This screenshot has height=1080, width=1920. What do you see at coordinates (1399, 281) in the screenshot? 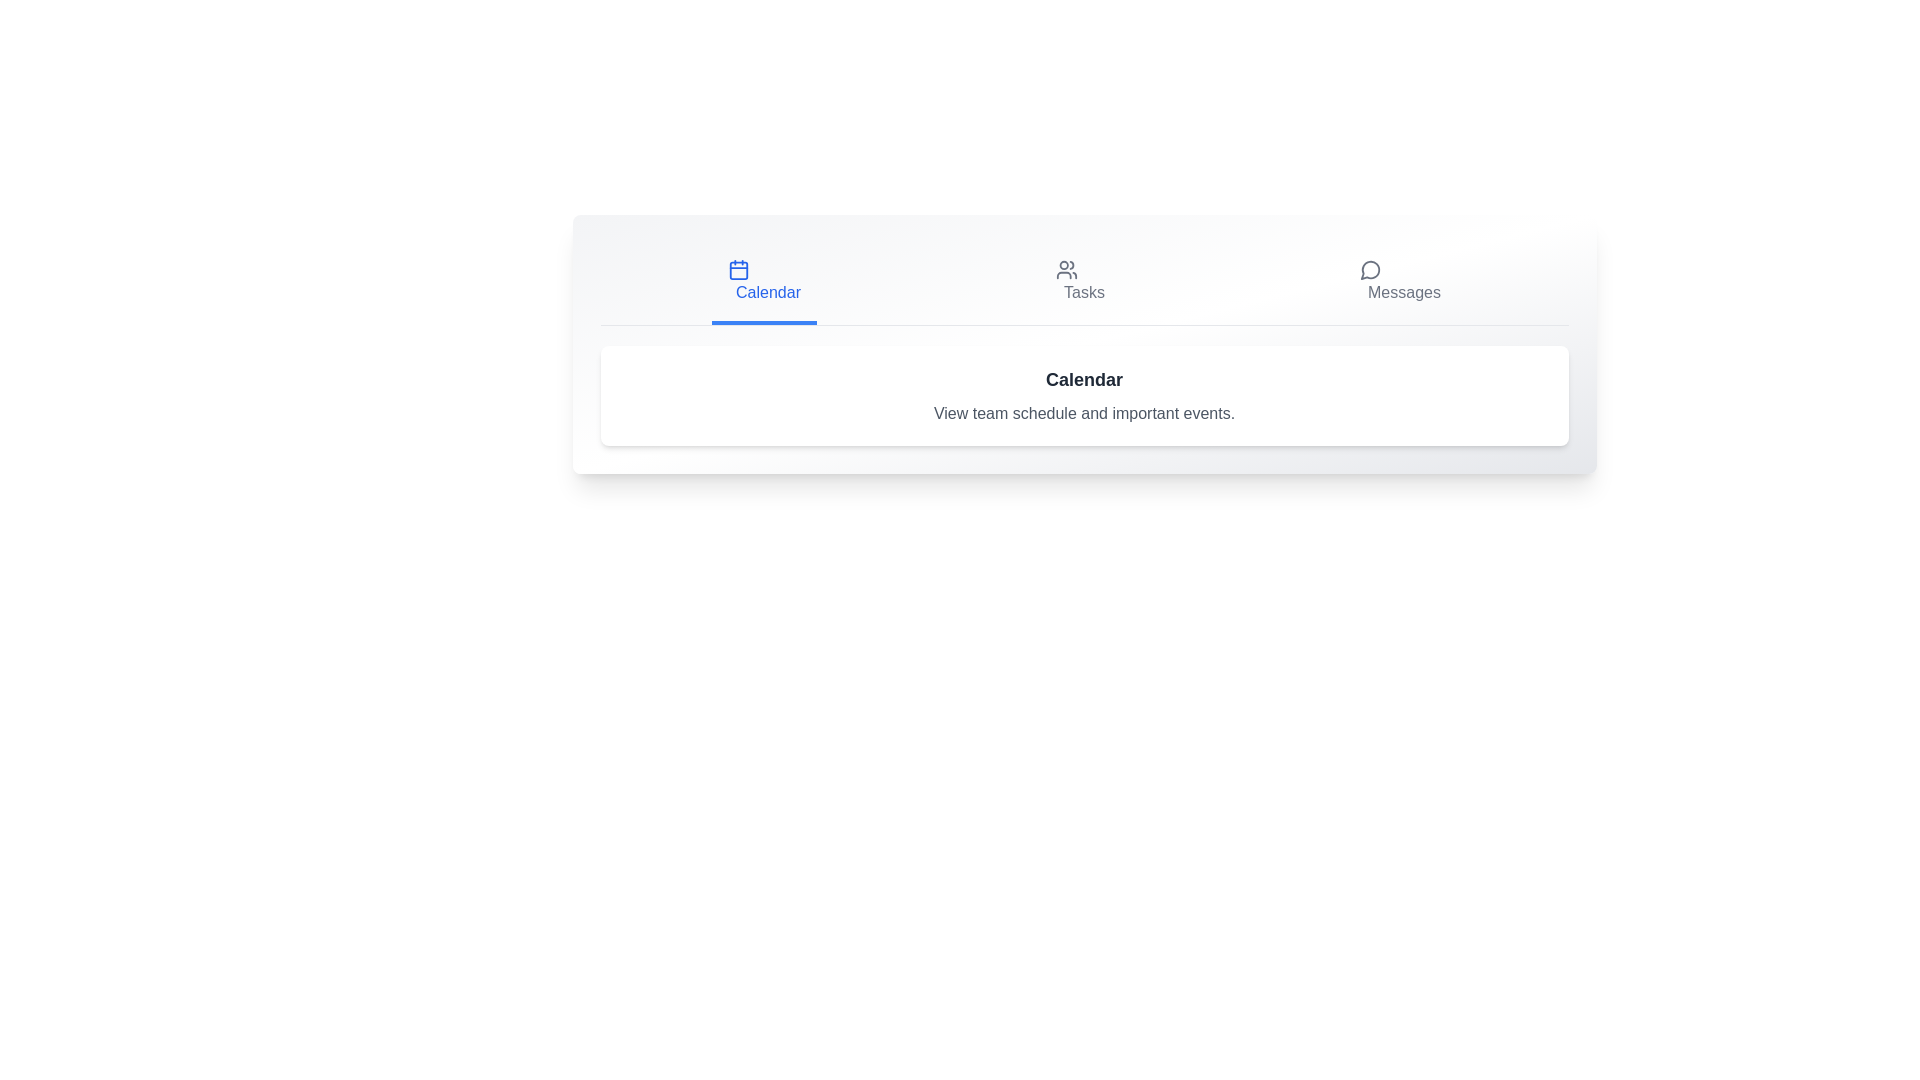
I see `the Messages tab` at bounding box center [1399, 281].